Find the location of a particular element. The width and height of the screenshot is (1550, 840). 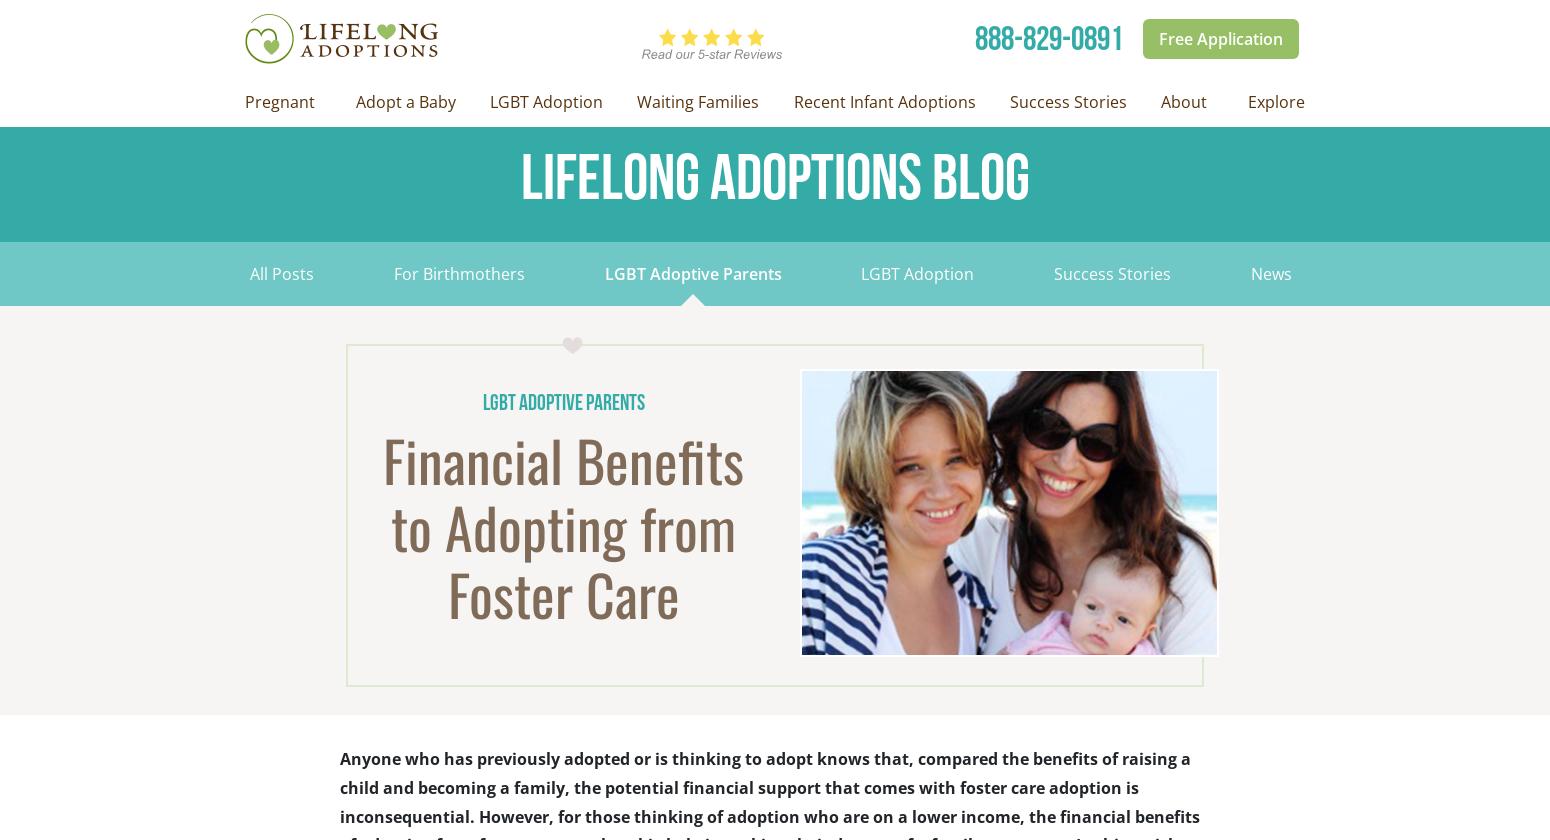

'Financial Benefits to Adopting from Foster Care' is located at coordinates (563, 526).